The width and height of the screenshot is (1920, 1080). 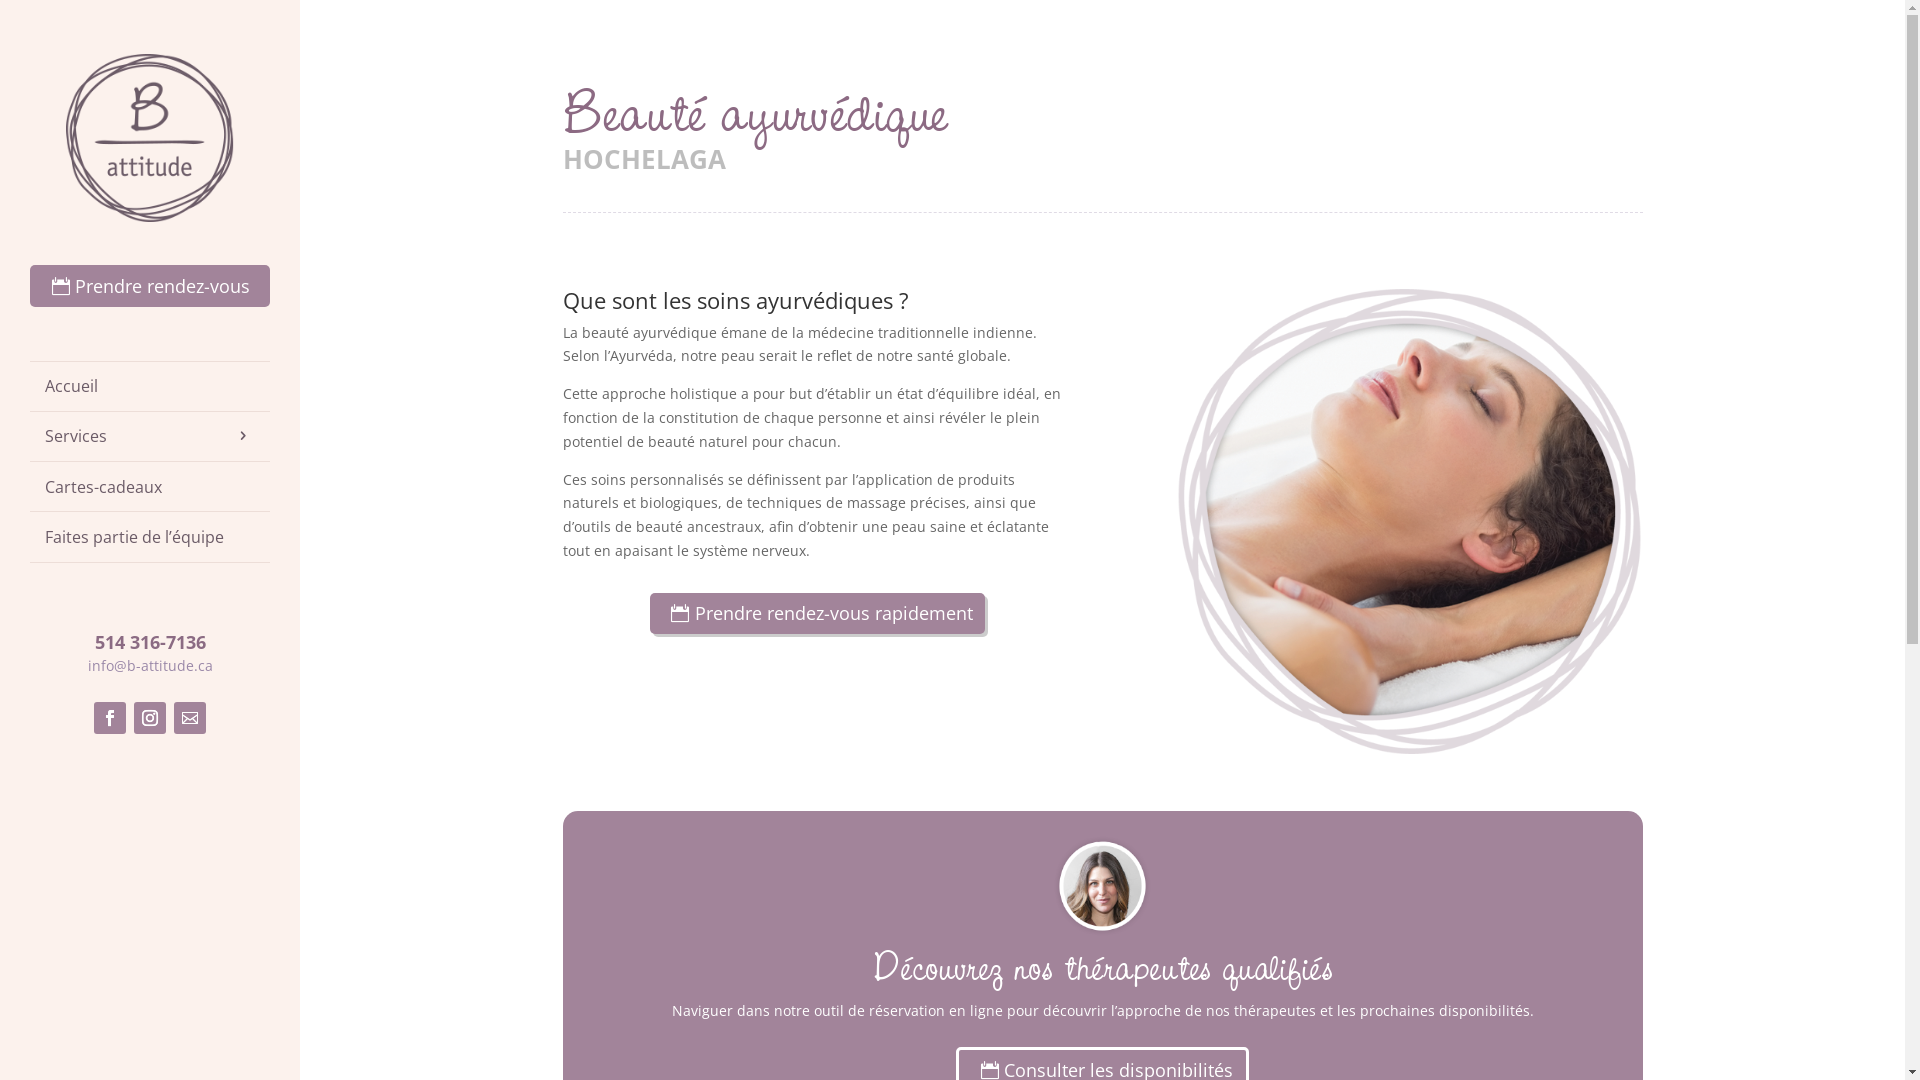 I want to click on '514 316-7136', so click(x=148, y=641).